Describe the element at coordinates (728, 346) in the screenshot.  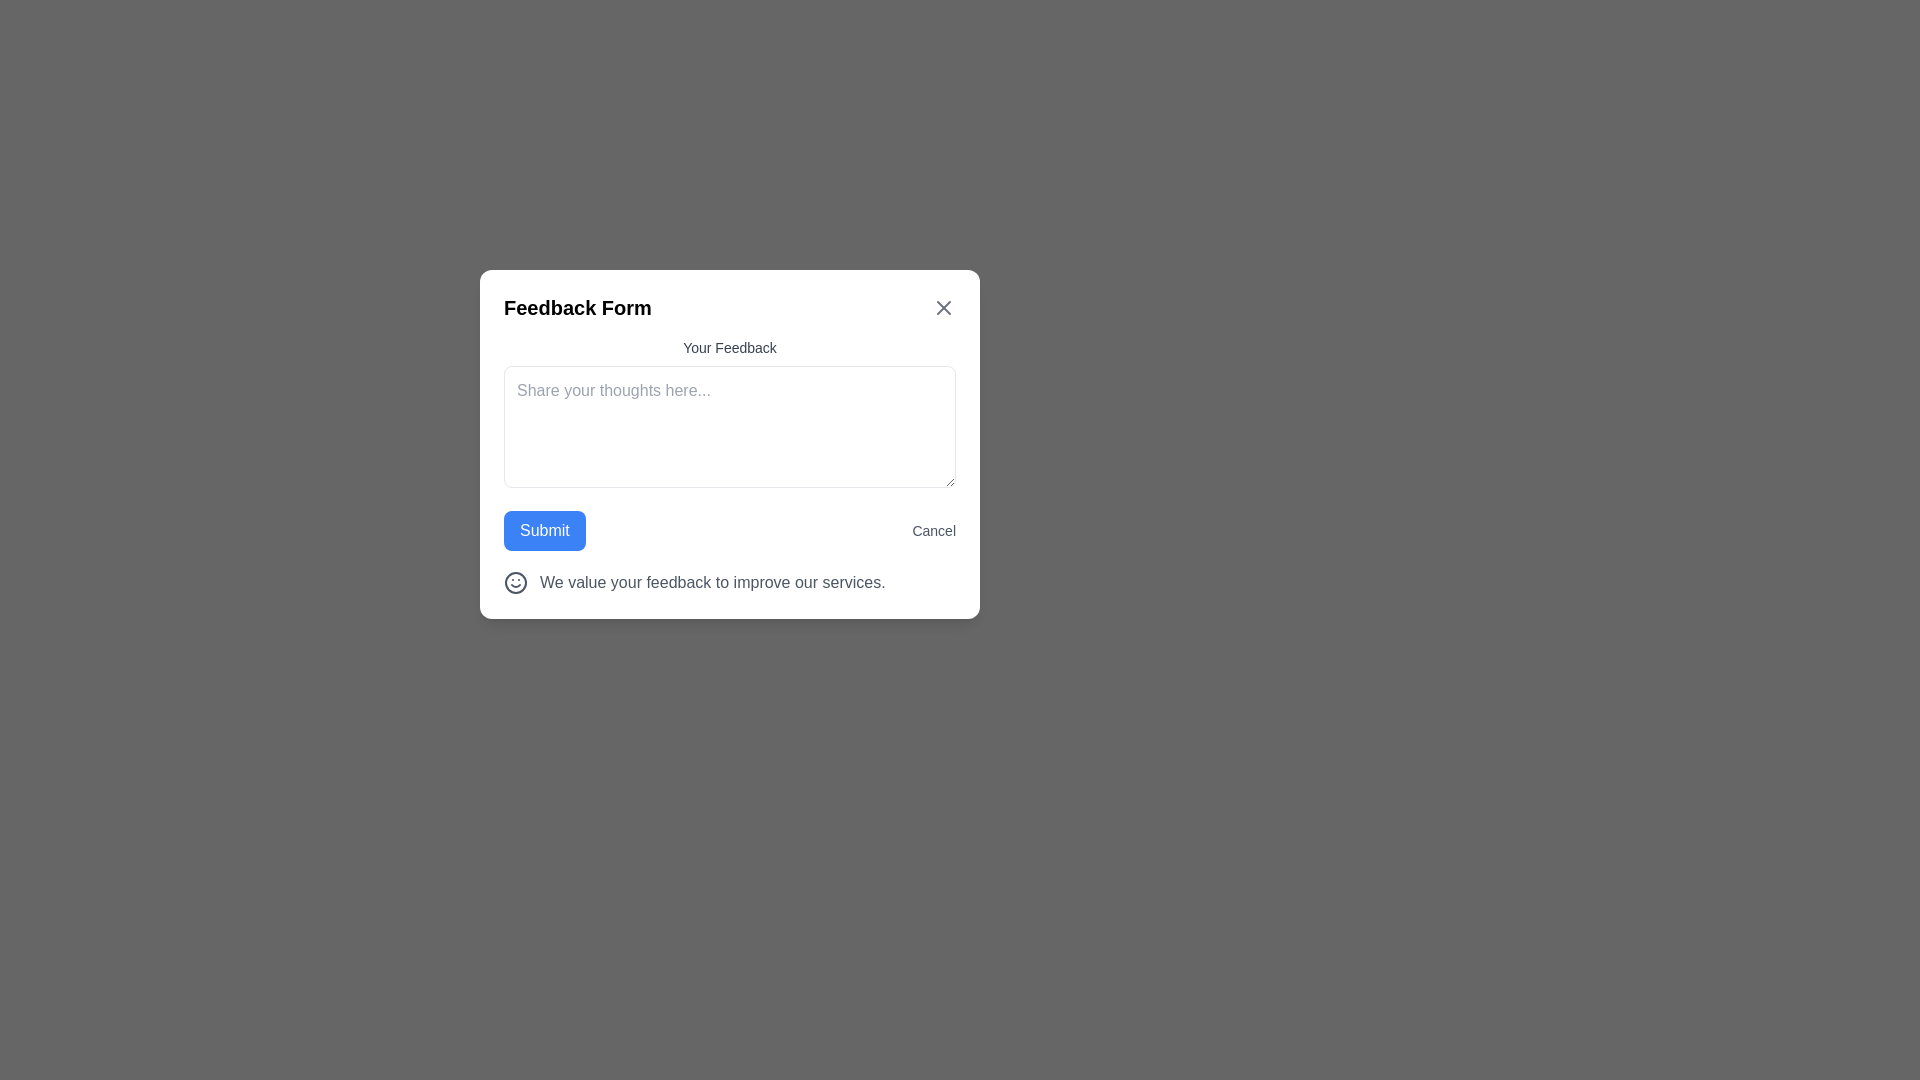
I see `the 'Your Feedback' text label, which is displayed in a small, gray font within a white modal dialog box, serving as the header for the feedback text input area below it` at that location.